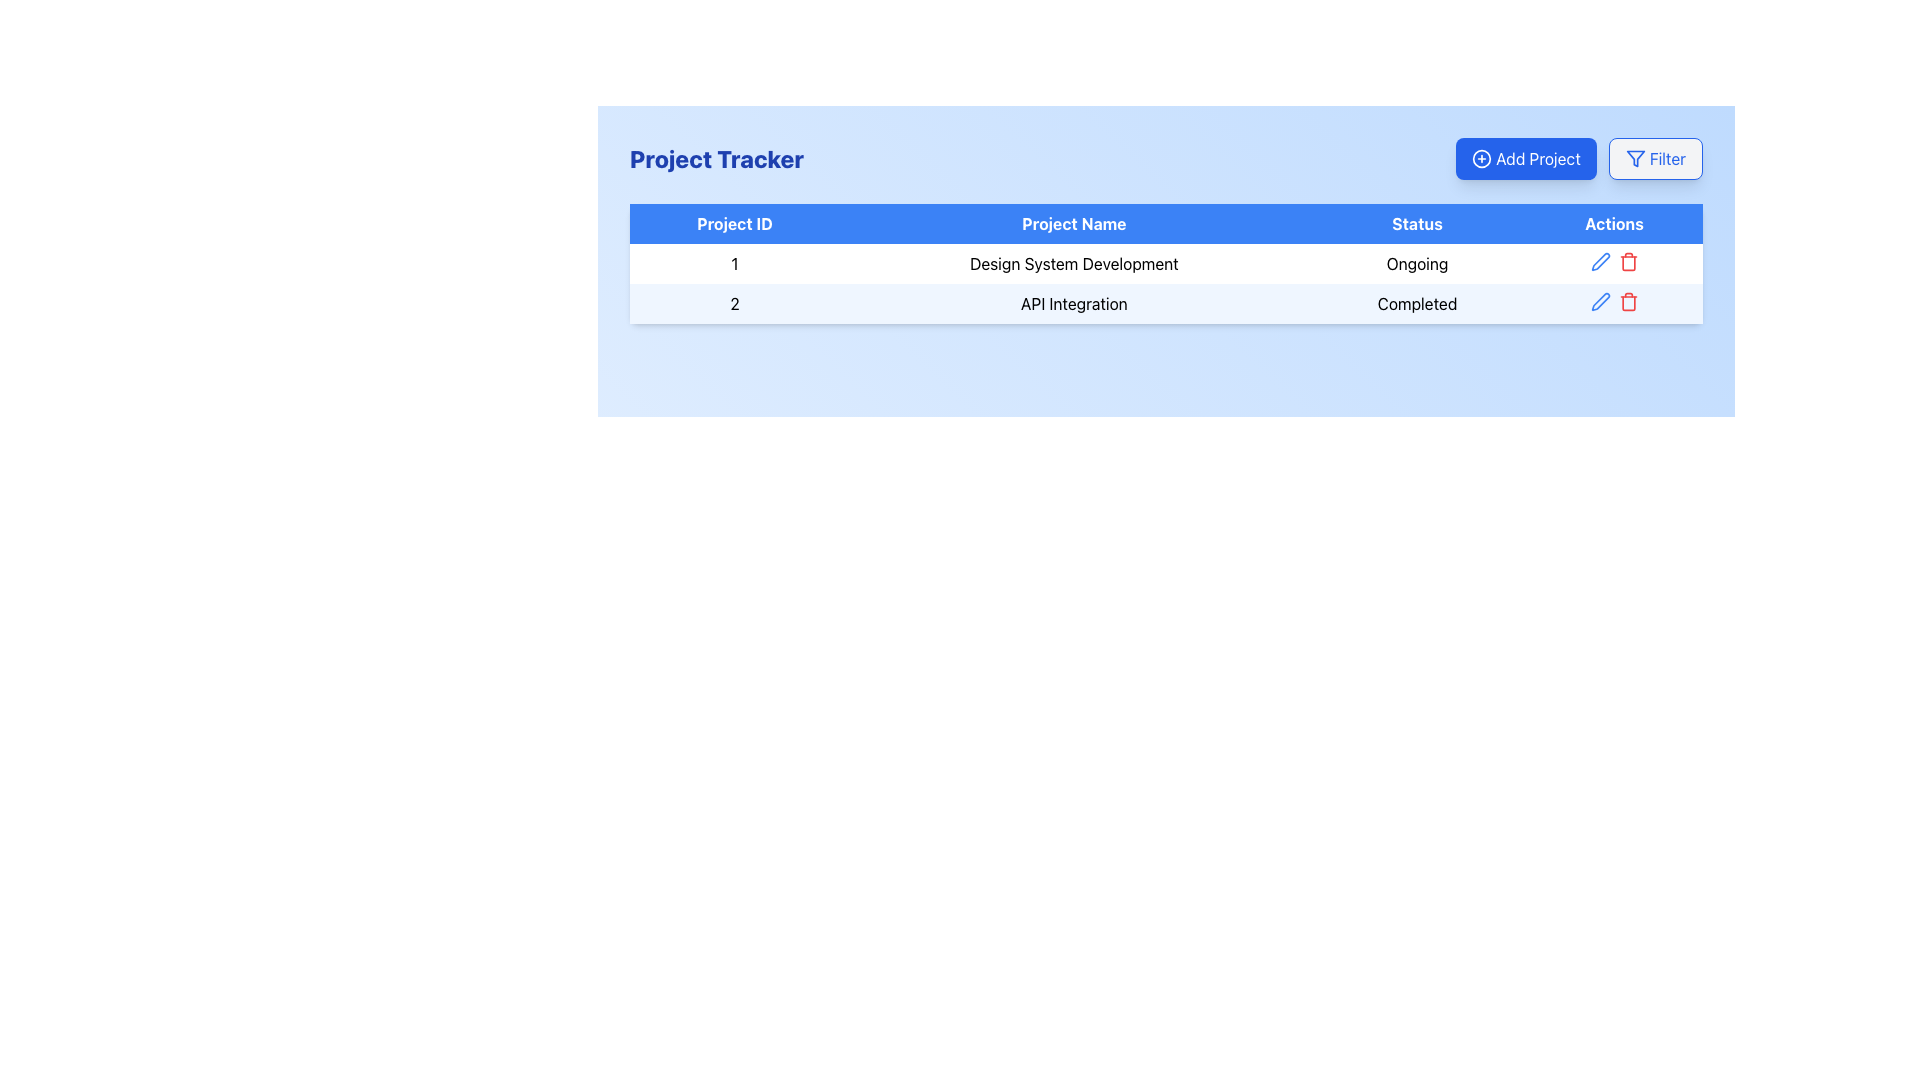 The width and height of the screenshot is (1920, 1080). What do you see at coordinates (1655, 157) in the screenshot?
I see `the 'Filter' button located in the top-right corner of the interface, to the right of the 'Add Project' button, which has a gray background and blue text` at bounding box center [1655, 157].